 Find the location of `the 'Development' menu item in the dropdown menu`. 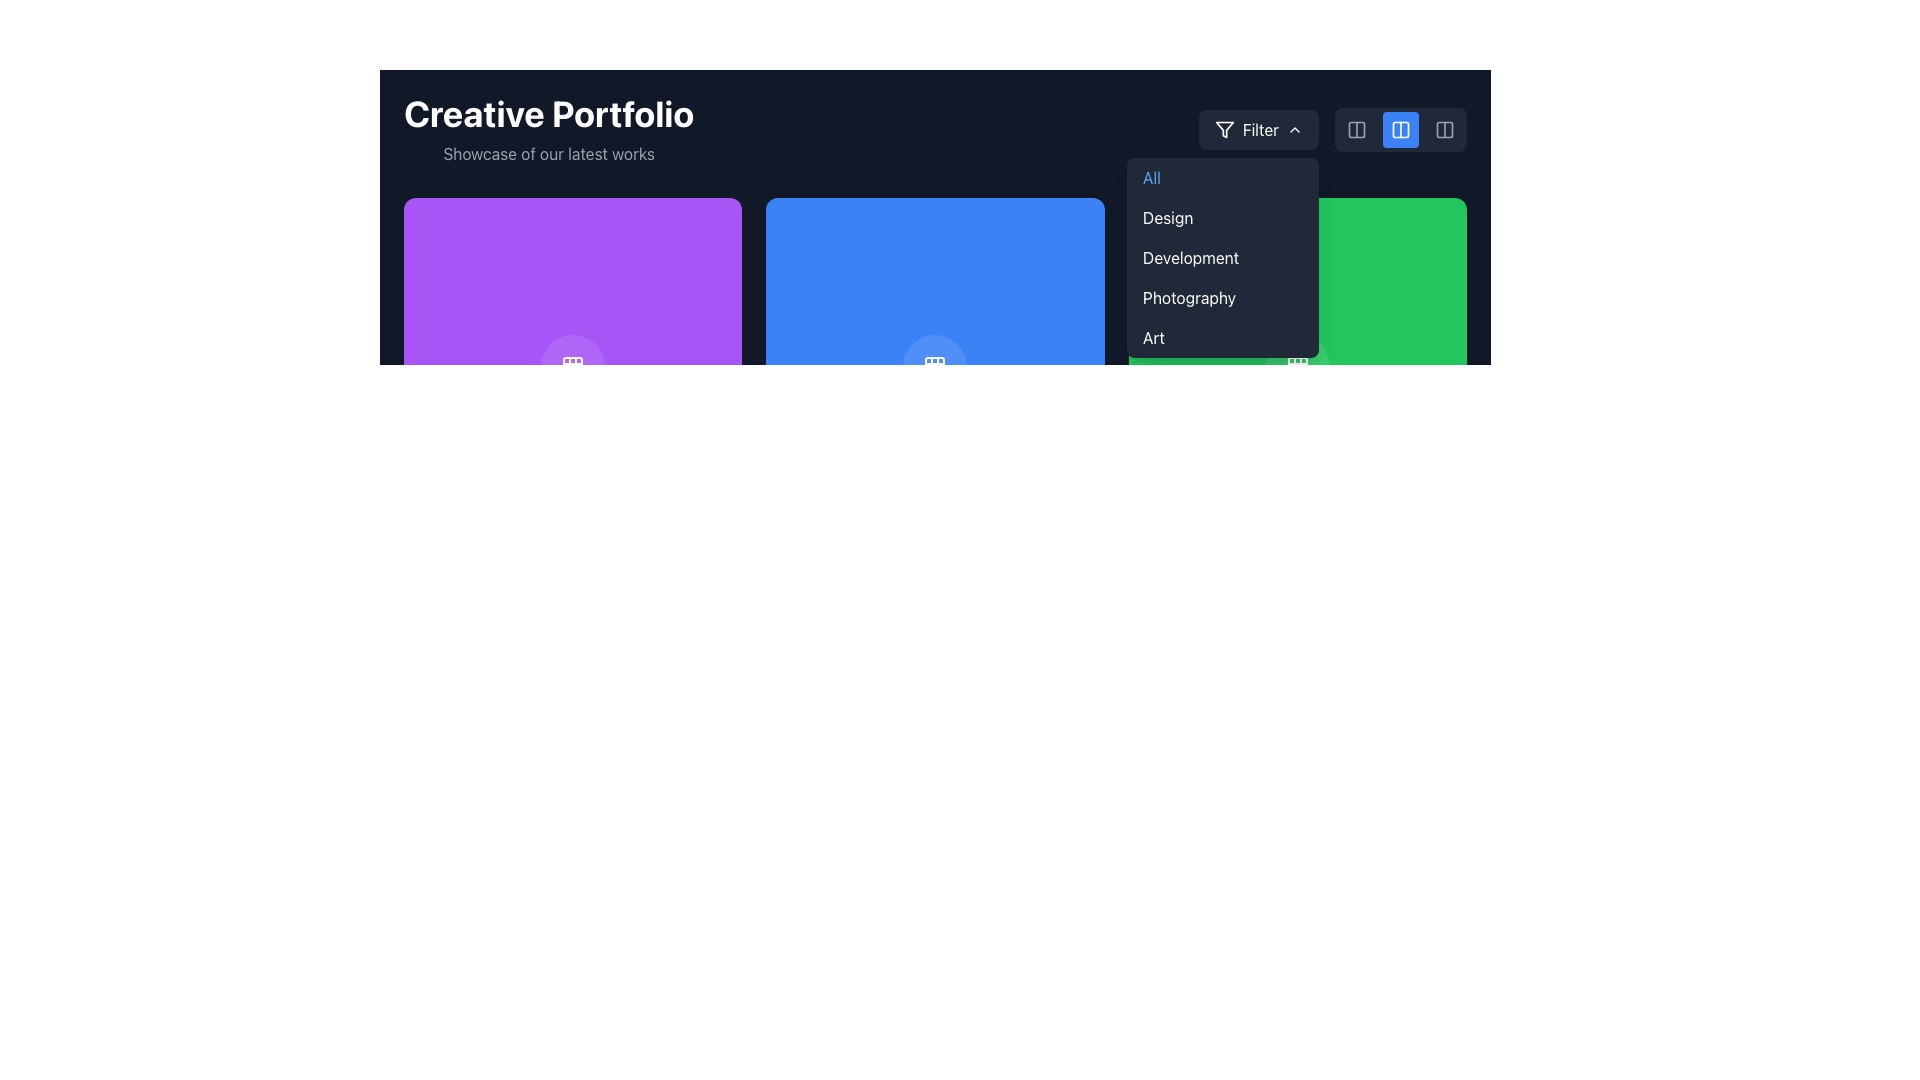

the 'Development' menu item in the dropdown menu is located at coordinates (1222, 257).